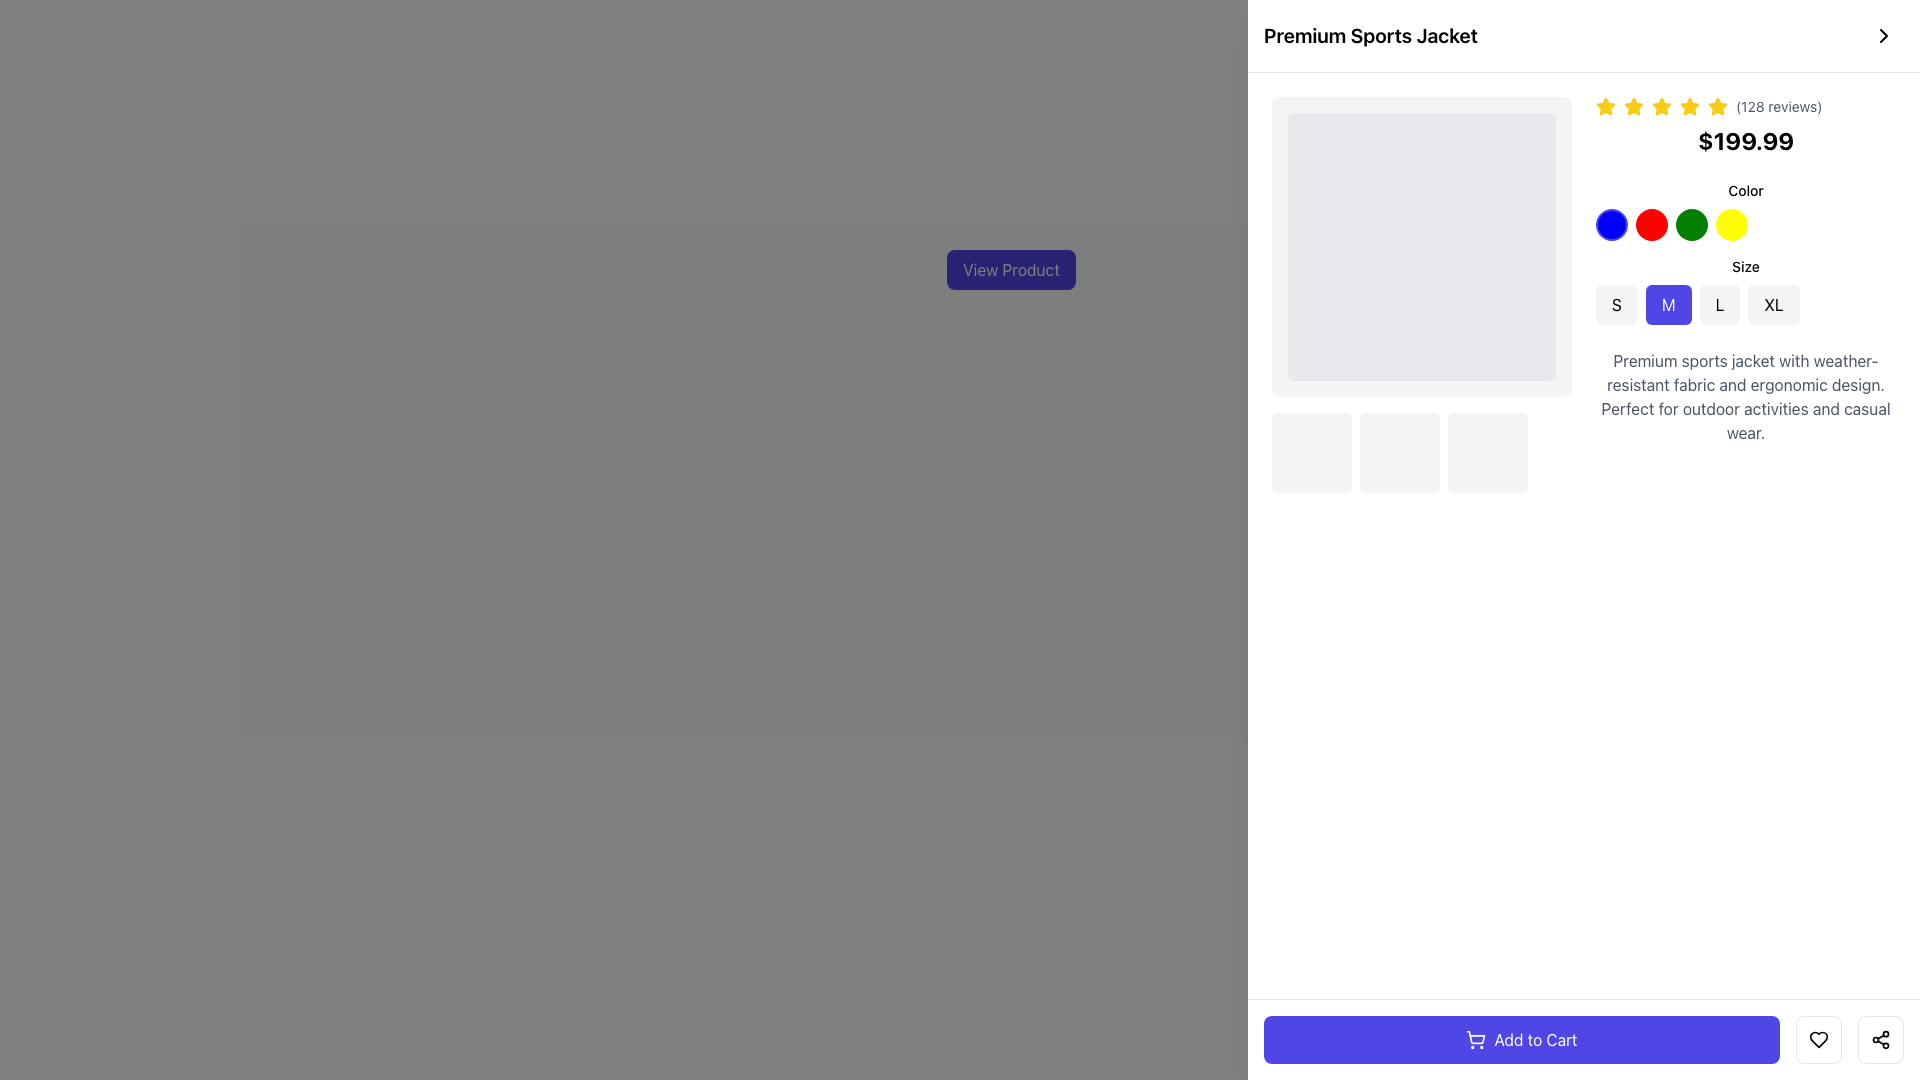  I want to click on the fourth yellow star icon in the rating system, so click(1717, 106).